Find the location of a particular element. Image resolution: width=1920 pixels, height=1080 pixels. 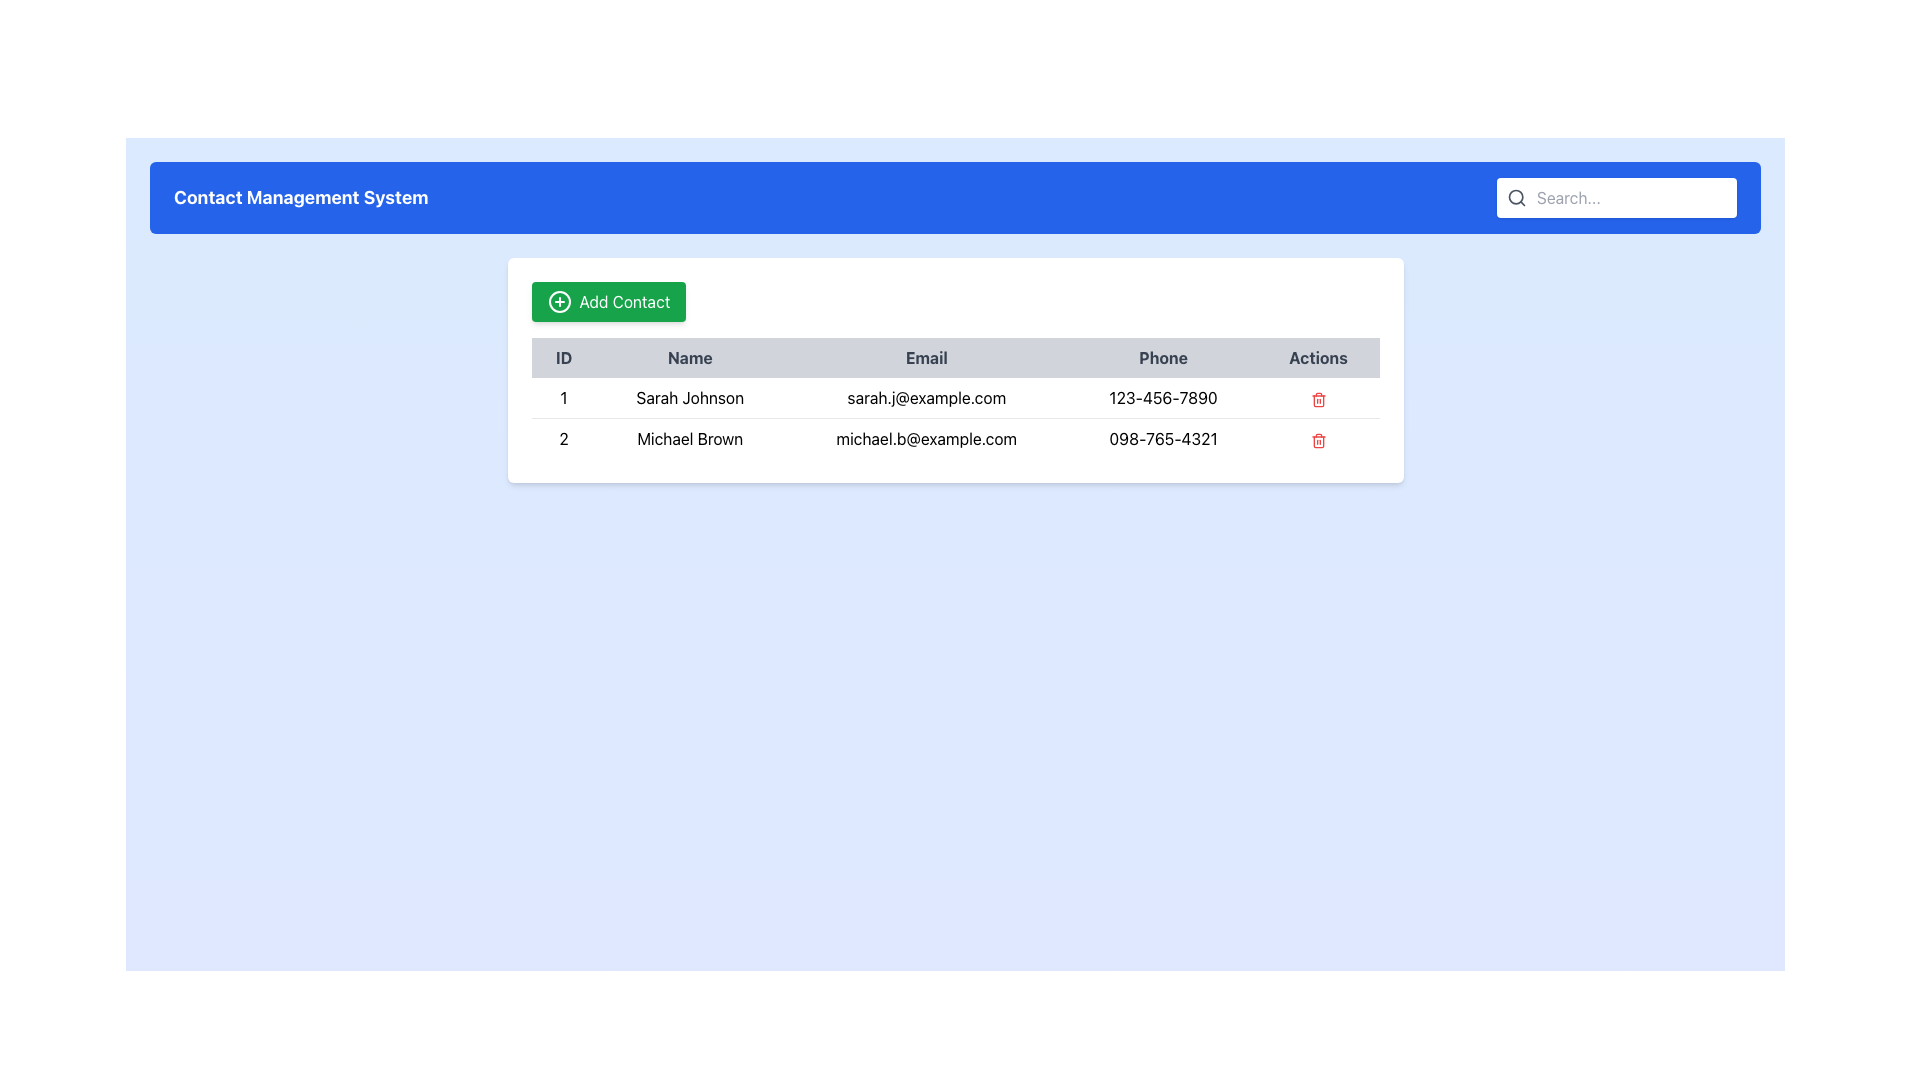

the email address 'michael.b@example.com' located in the second row of the contact management table, specifically in the 'Email' column is located at coordinates (925, 437).